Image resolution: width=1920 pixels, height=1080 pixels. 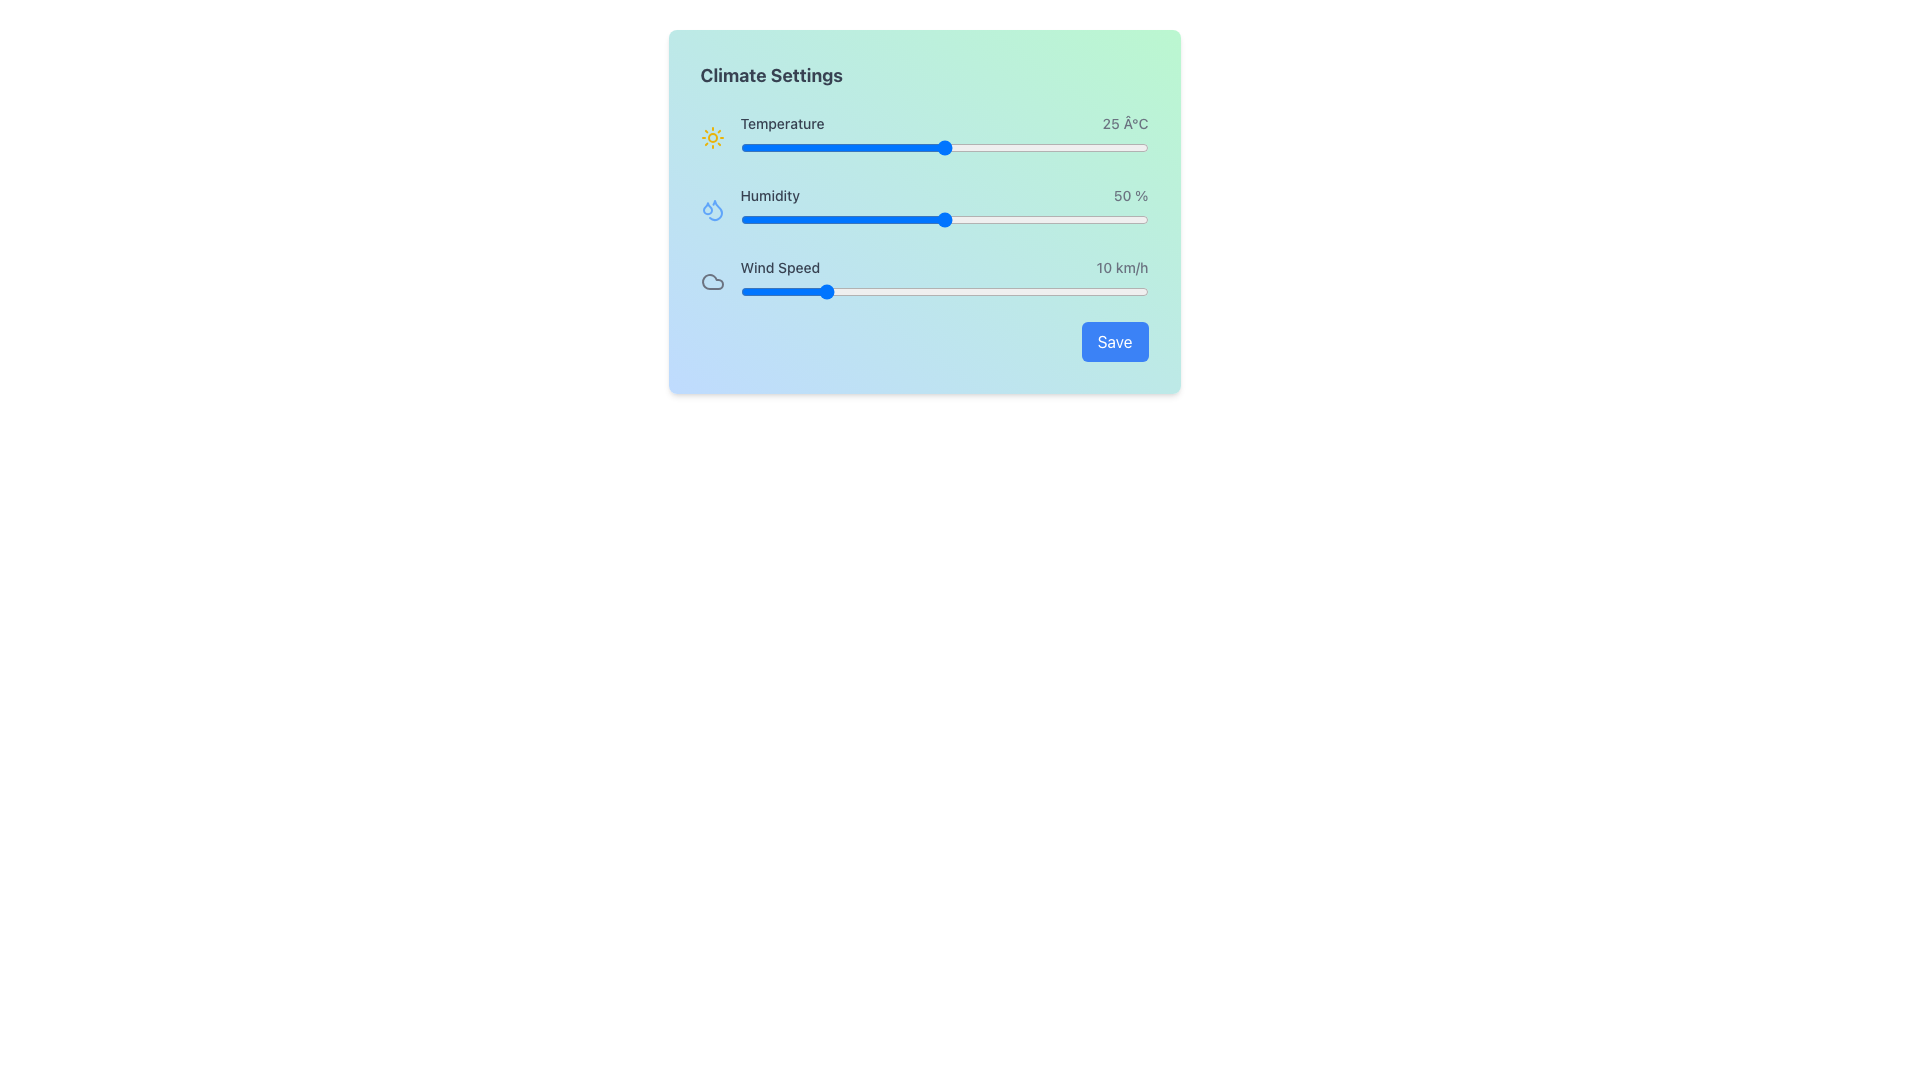 What do you see at coordinates (779, 266) in the screenshot?
I see `the static text label displaying 'Wind Speed', which is aligned to the left within the 'Climate Settings' panel` at bounding box center [779, 266].